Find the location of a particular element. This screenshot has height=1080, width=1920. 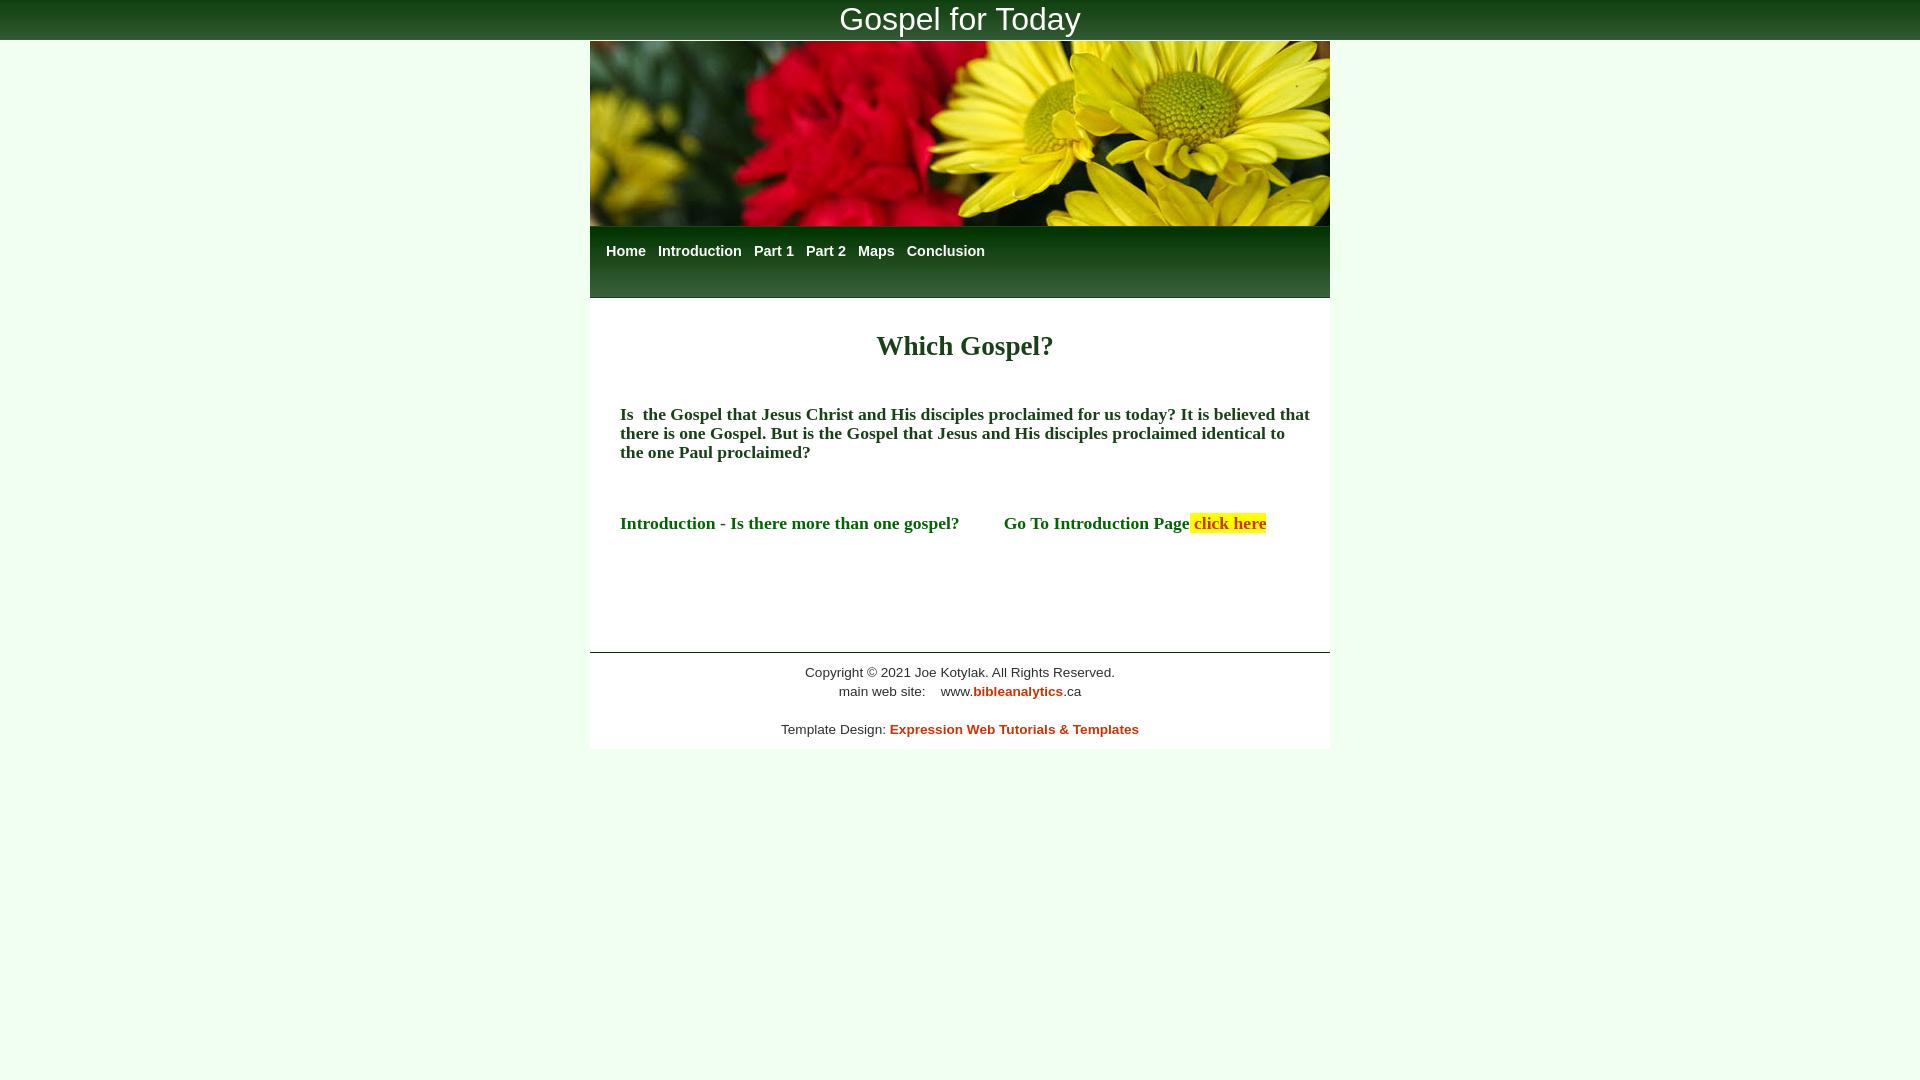

'Expression Web Tutorials & Templates' is located at coordinates (888, 729).